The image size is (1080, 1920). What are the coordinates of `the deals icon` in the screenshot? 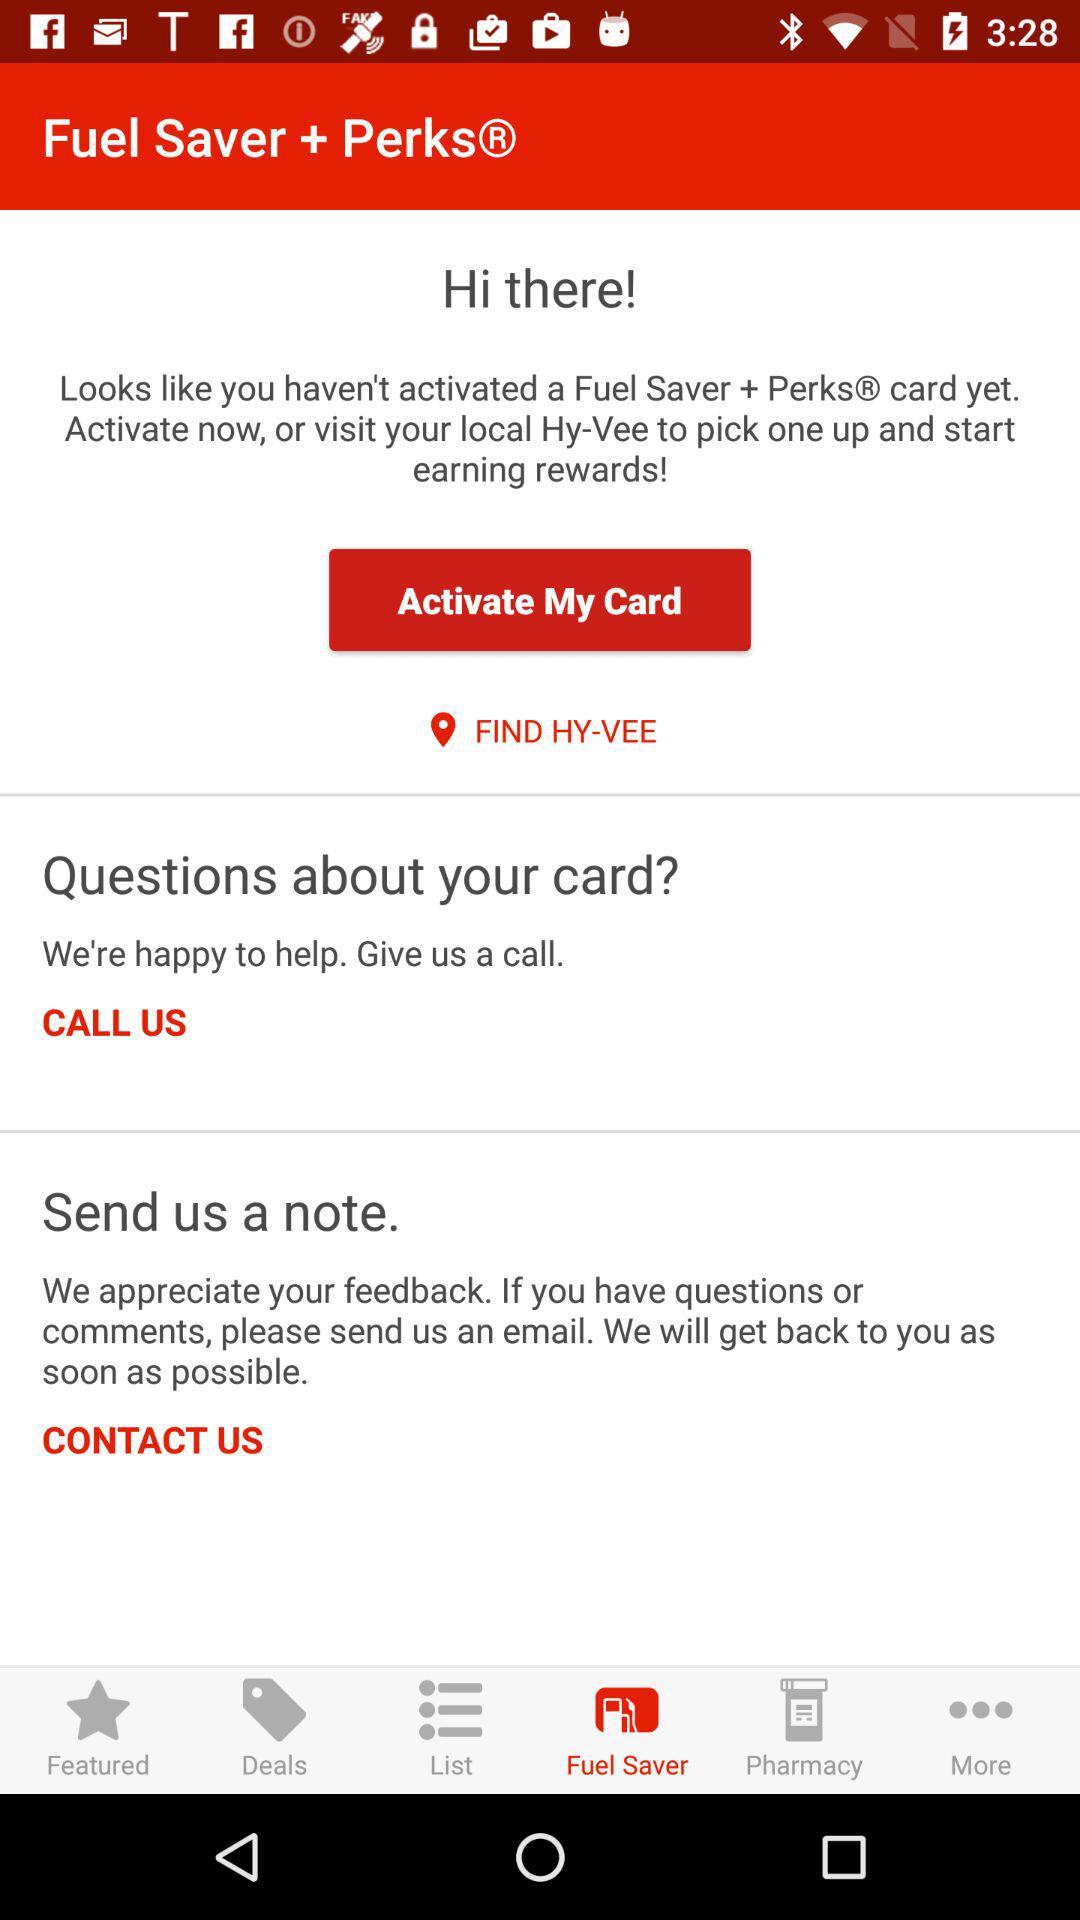 It's located at (274, 1729).